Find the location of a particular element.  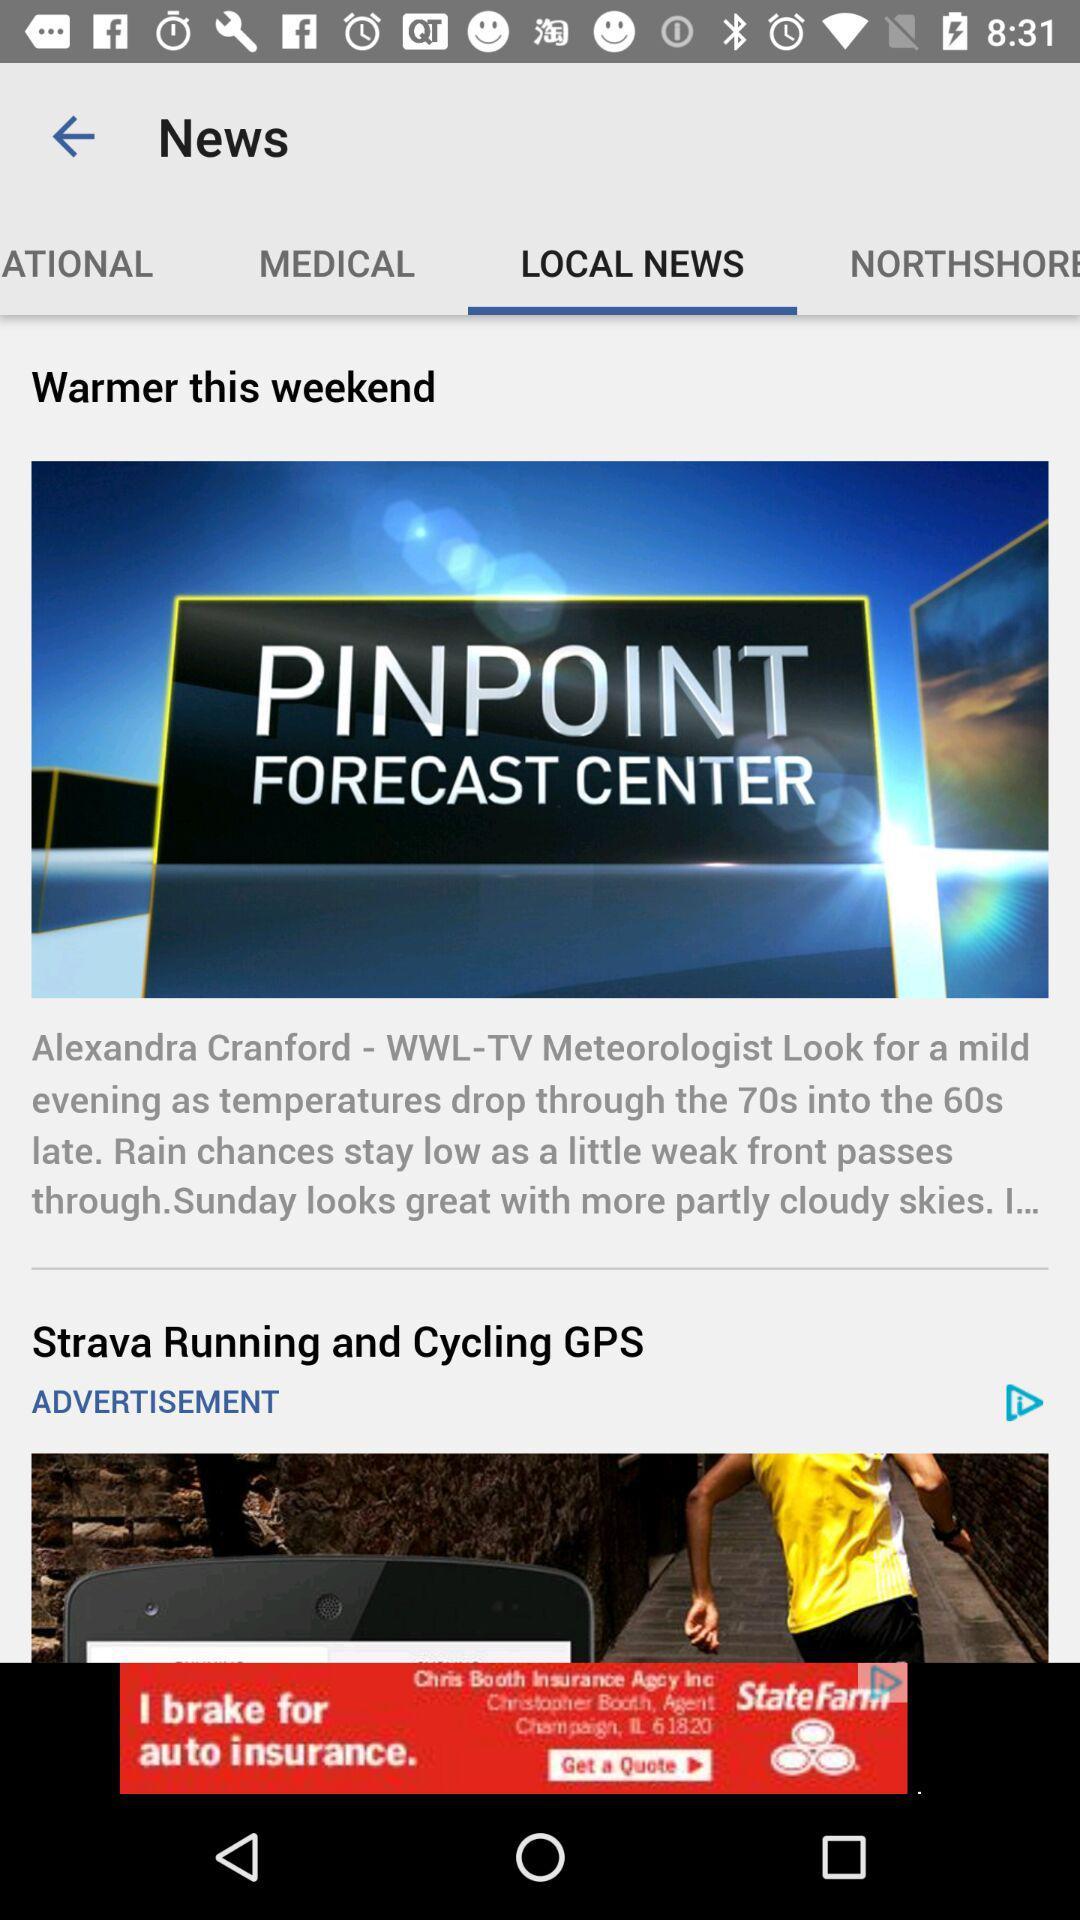

icon above the advertisement icon is located at coordinates (540, 1340).